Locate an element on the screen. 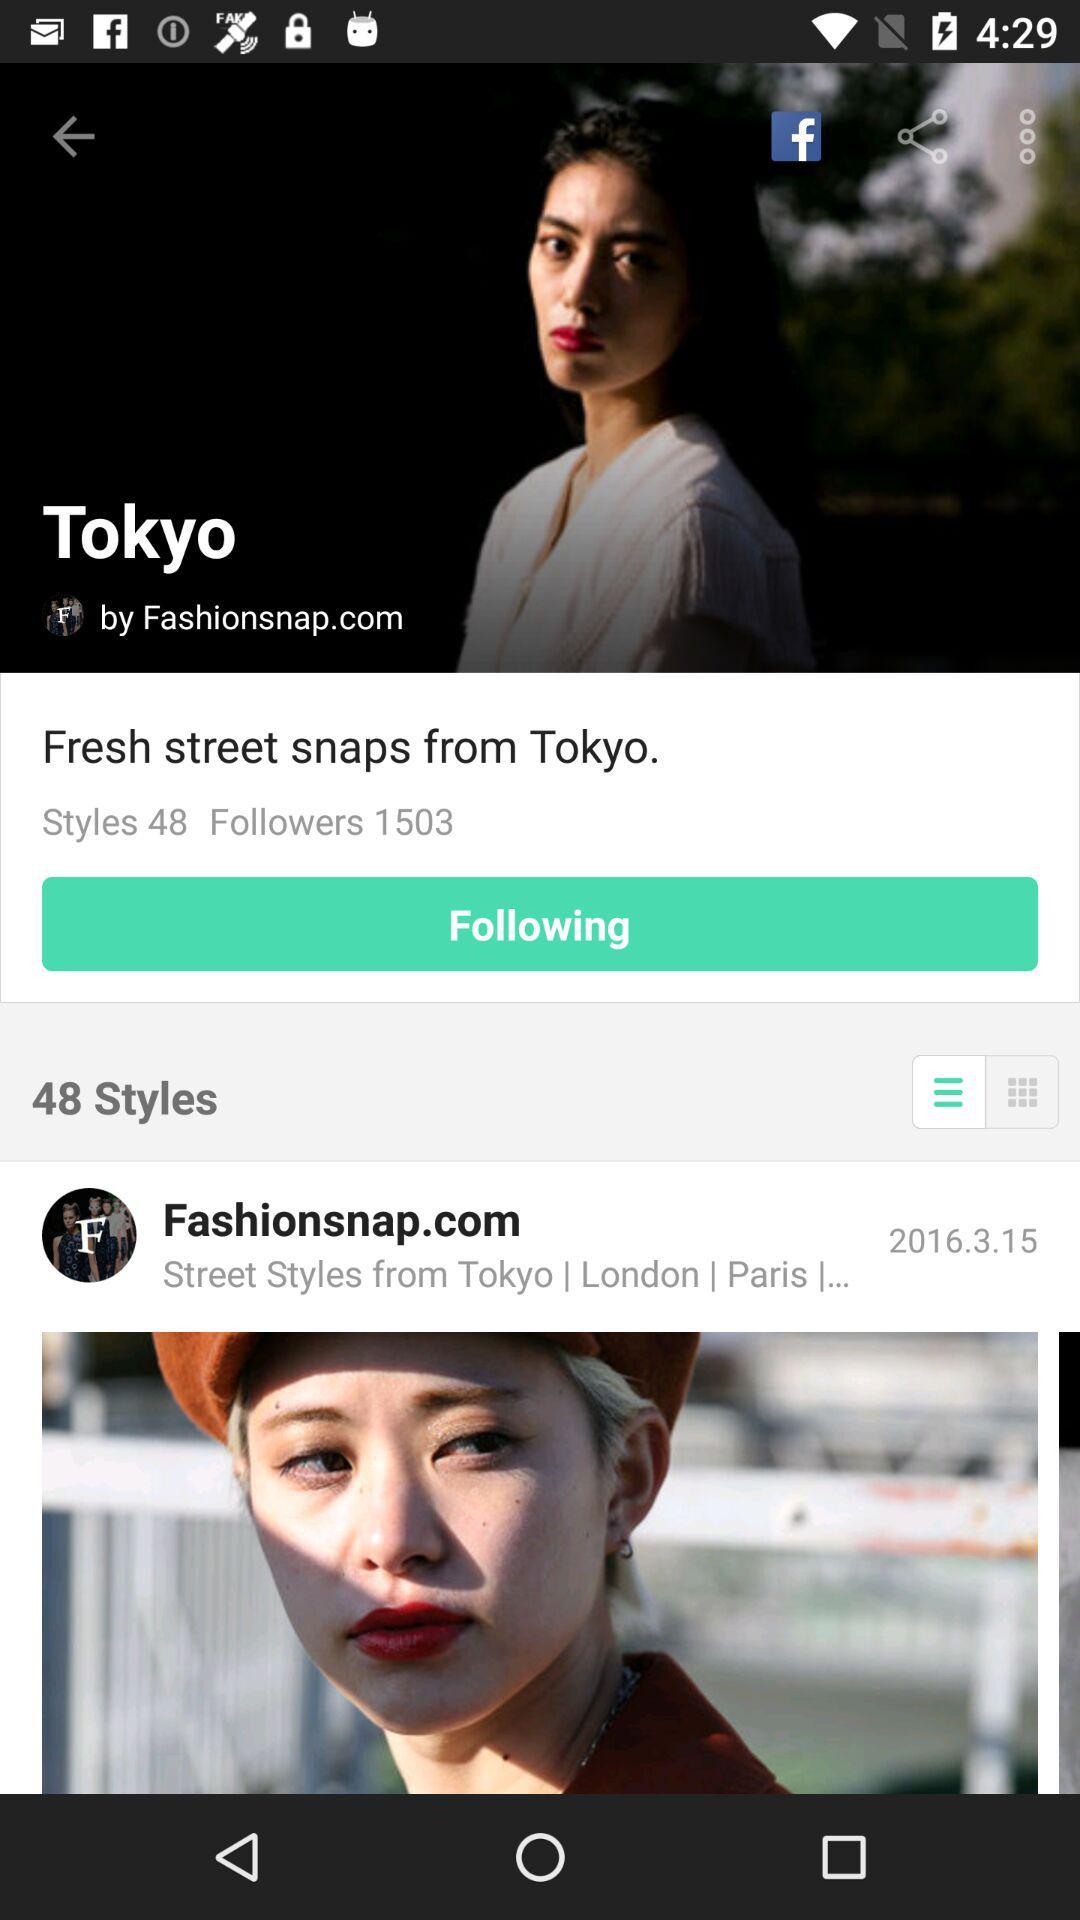 The image size is (1080, 1920). the item above tokyo item is located at coordinates (72, 135).